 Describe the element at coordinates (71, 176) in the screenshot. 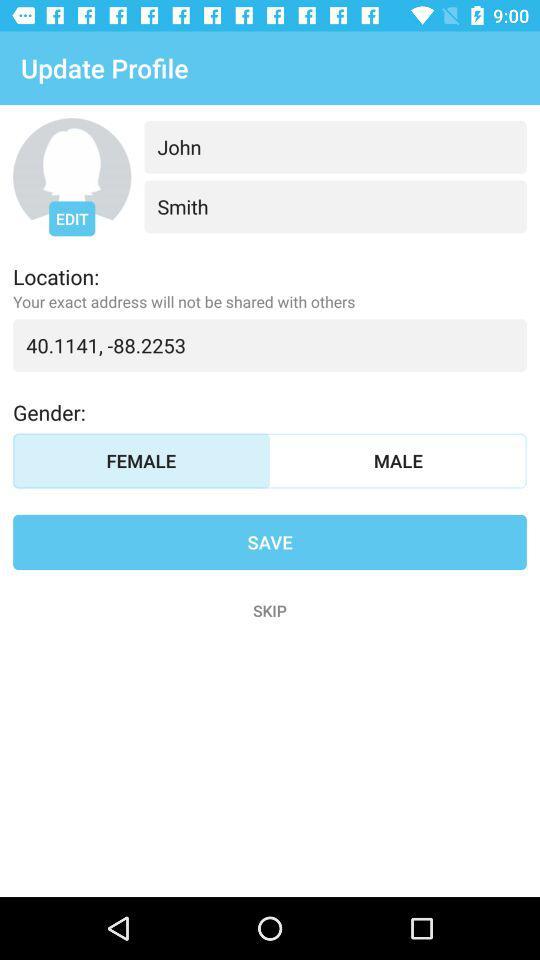

I see `edit profile picture` at that location.